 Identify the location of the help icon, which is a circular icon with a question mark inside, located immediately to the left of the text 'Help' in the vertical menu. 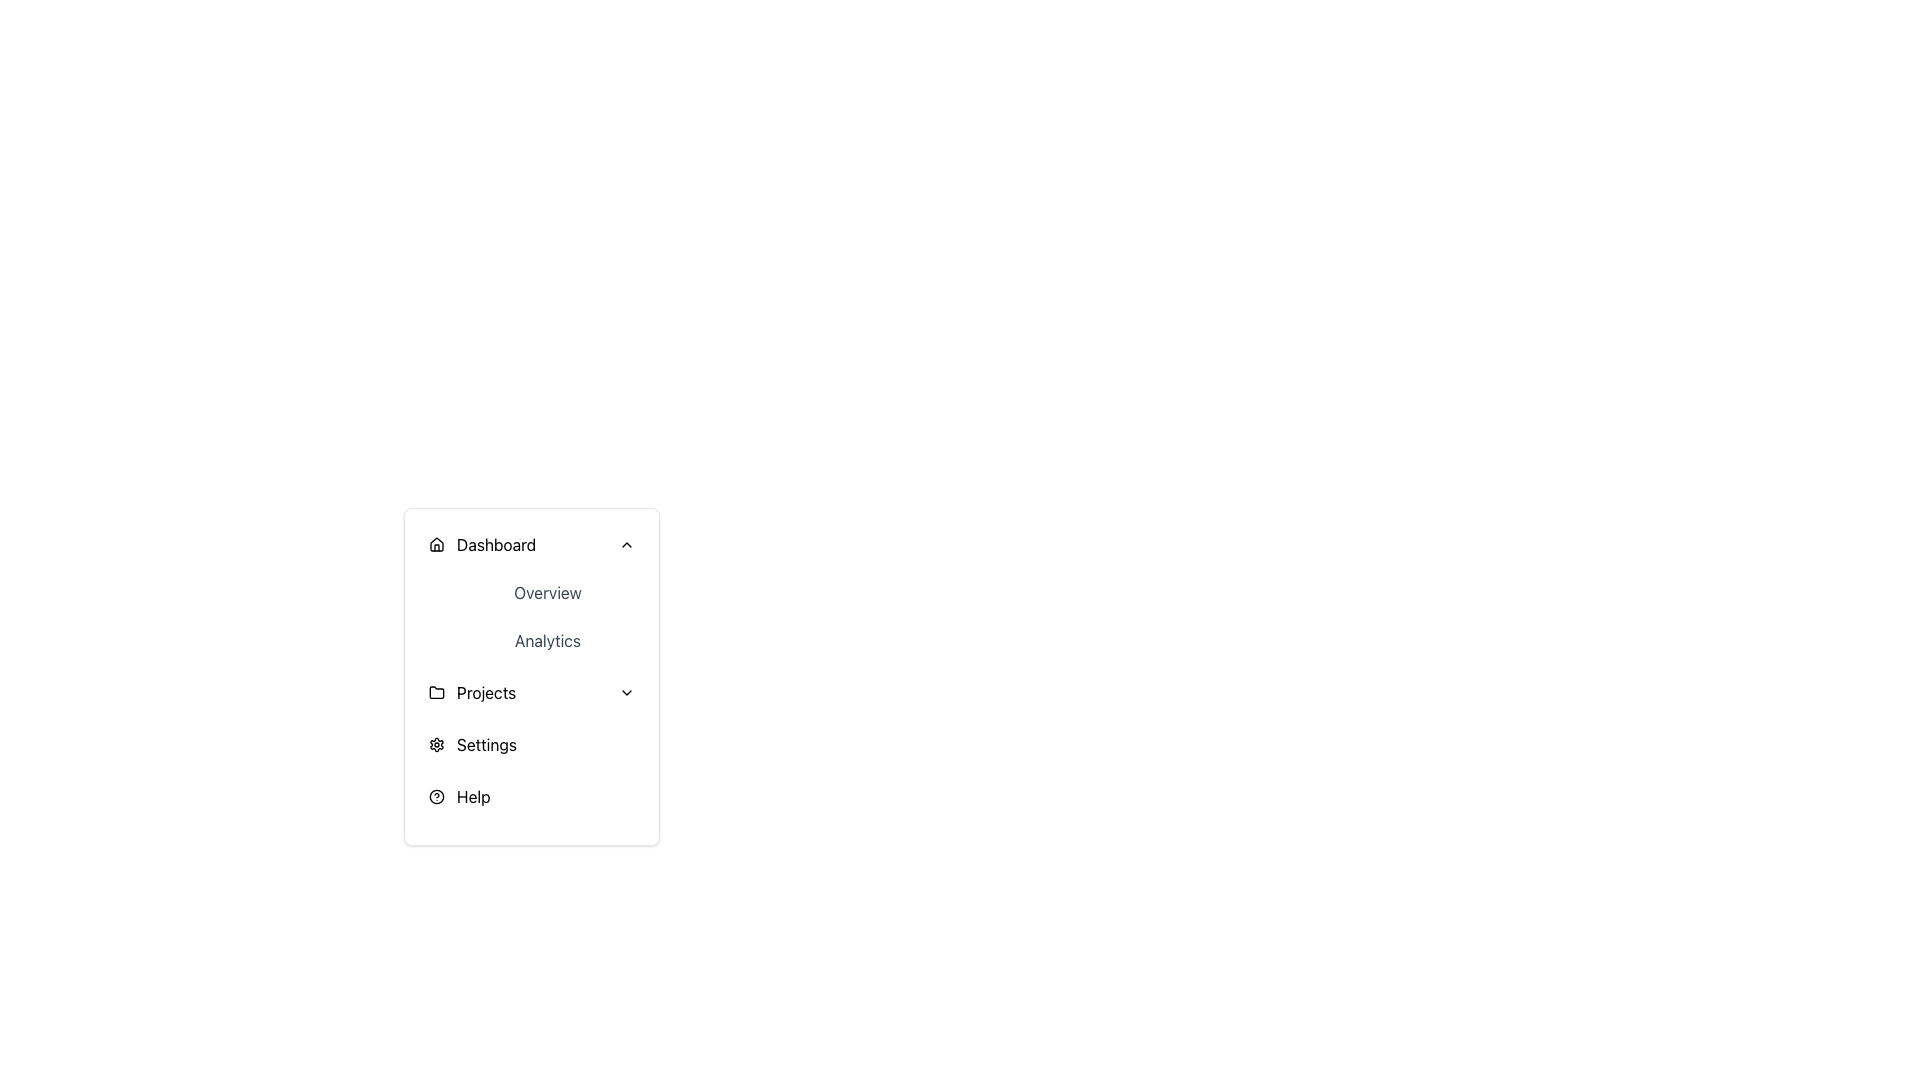
(435, 796).